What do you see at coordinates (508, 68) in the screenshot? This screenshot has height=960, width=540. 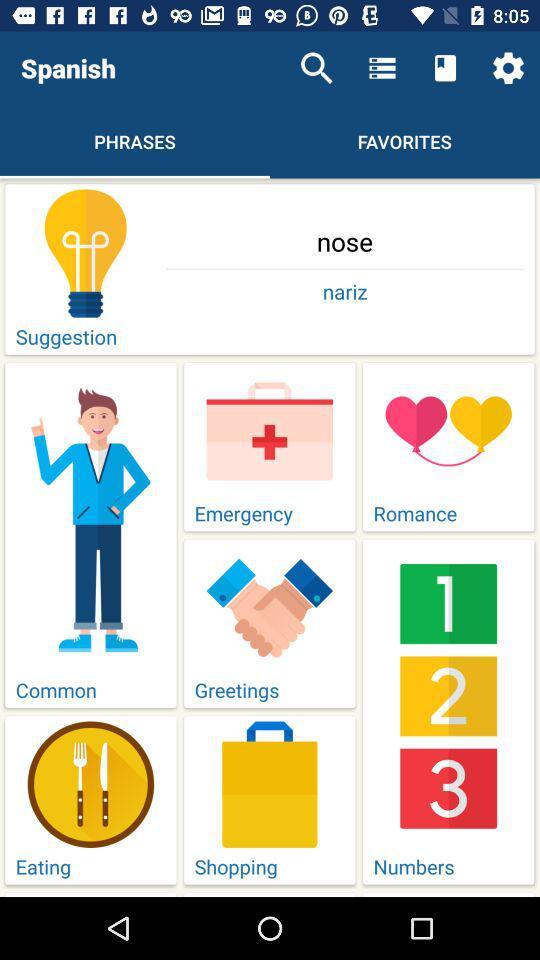 I see `the icon above nose icon` at bounding box center [508, 68].